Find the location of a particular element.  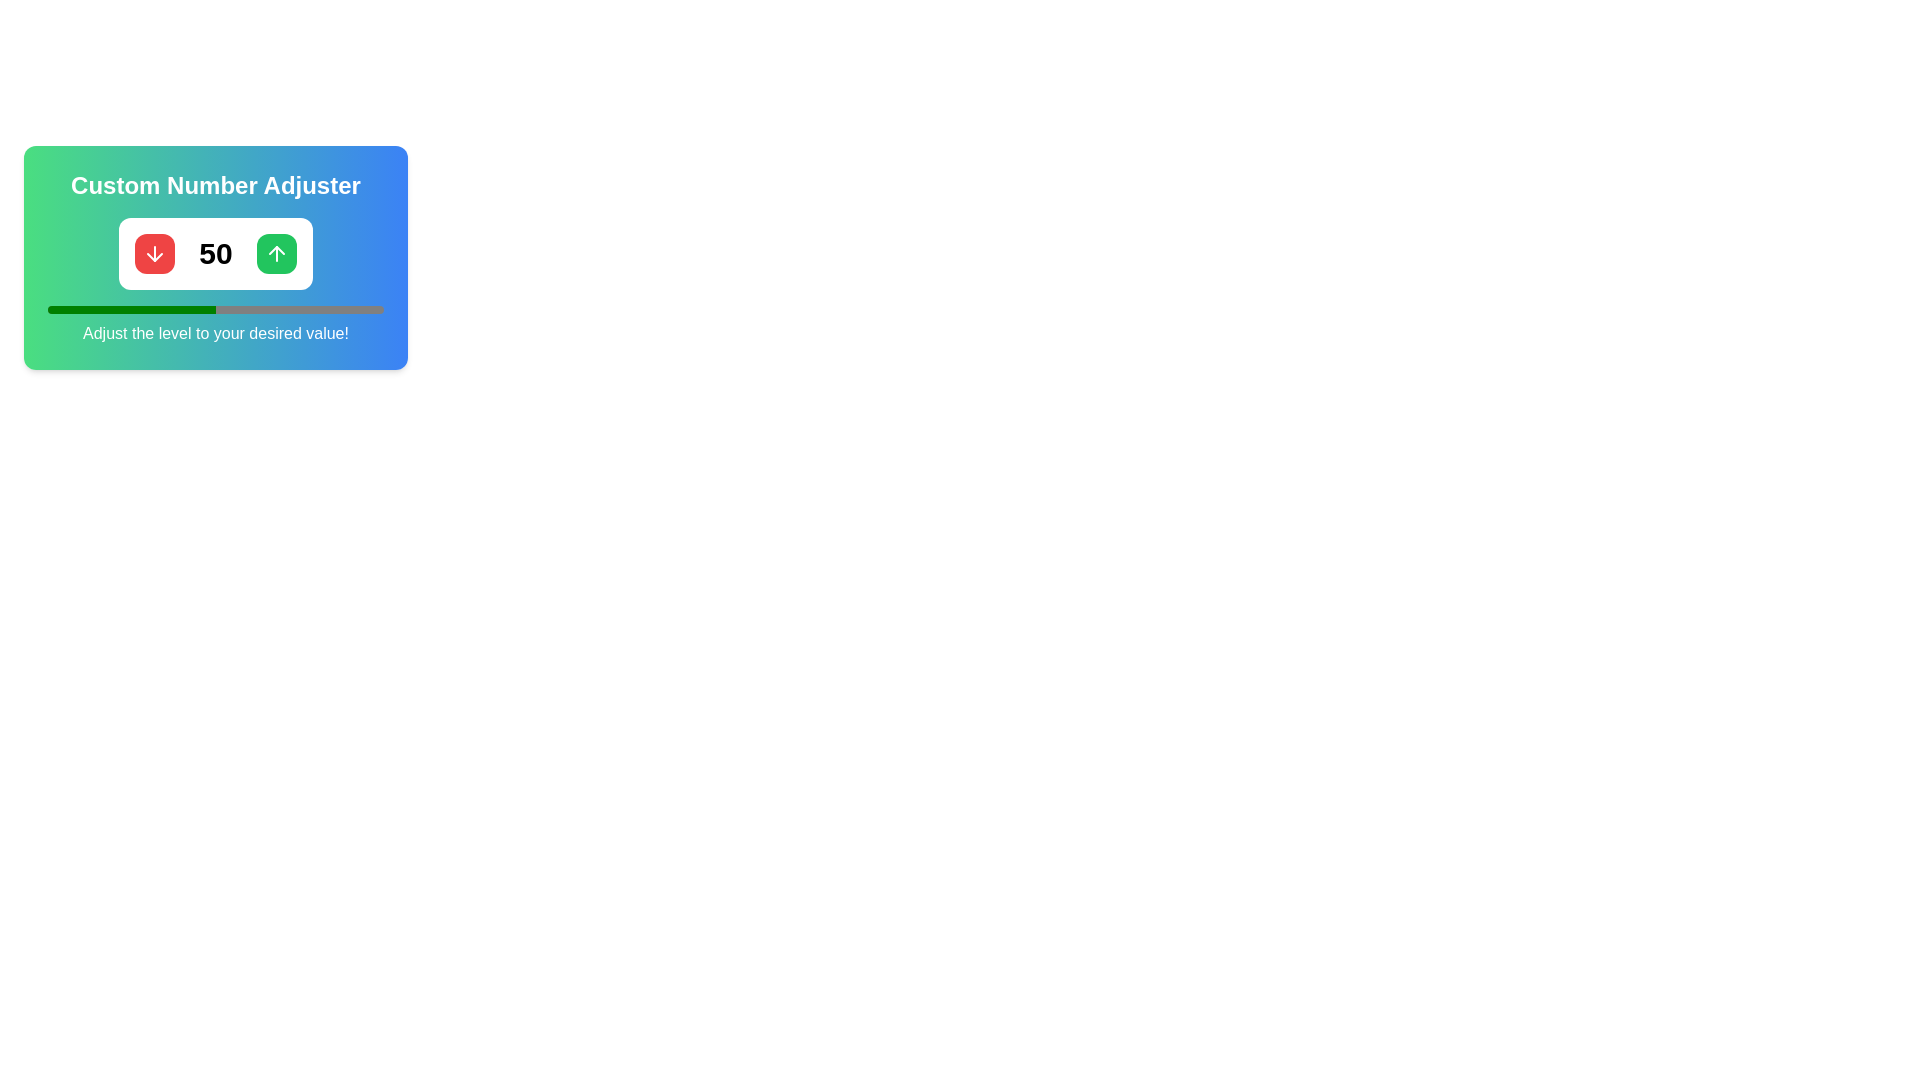

text displayed in bold, large, white font that states 'Custom Number Adjuster' located at the top of the layout is located at coordinates (216, 185).